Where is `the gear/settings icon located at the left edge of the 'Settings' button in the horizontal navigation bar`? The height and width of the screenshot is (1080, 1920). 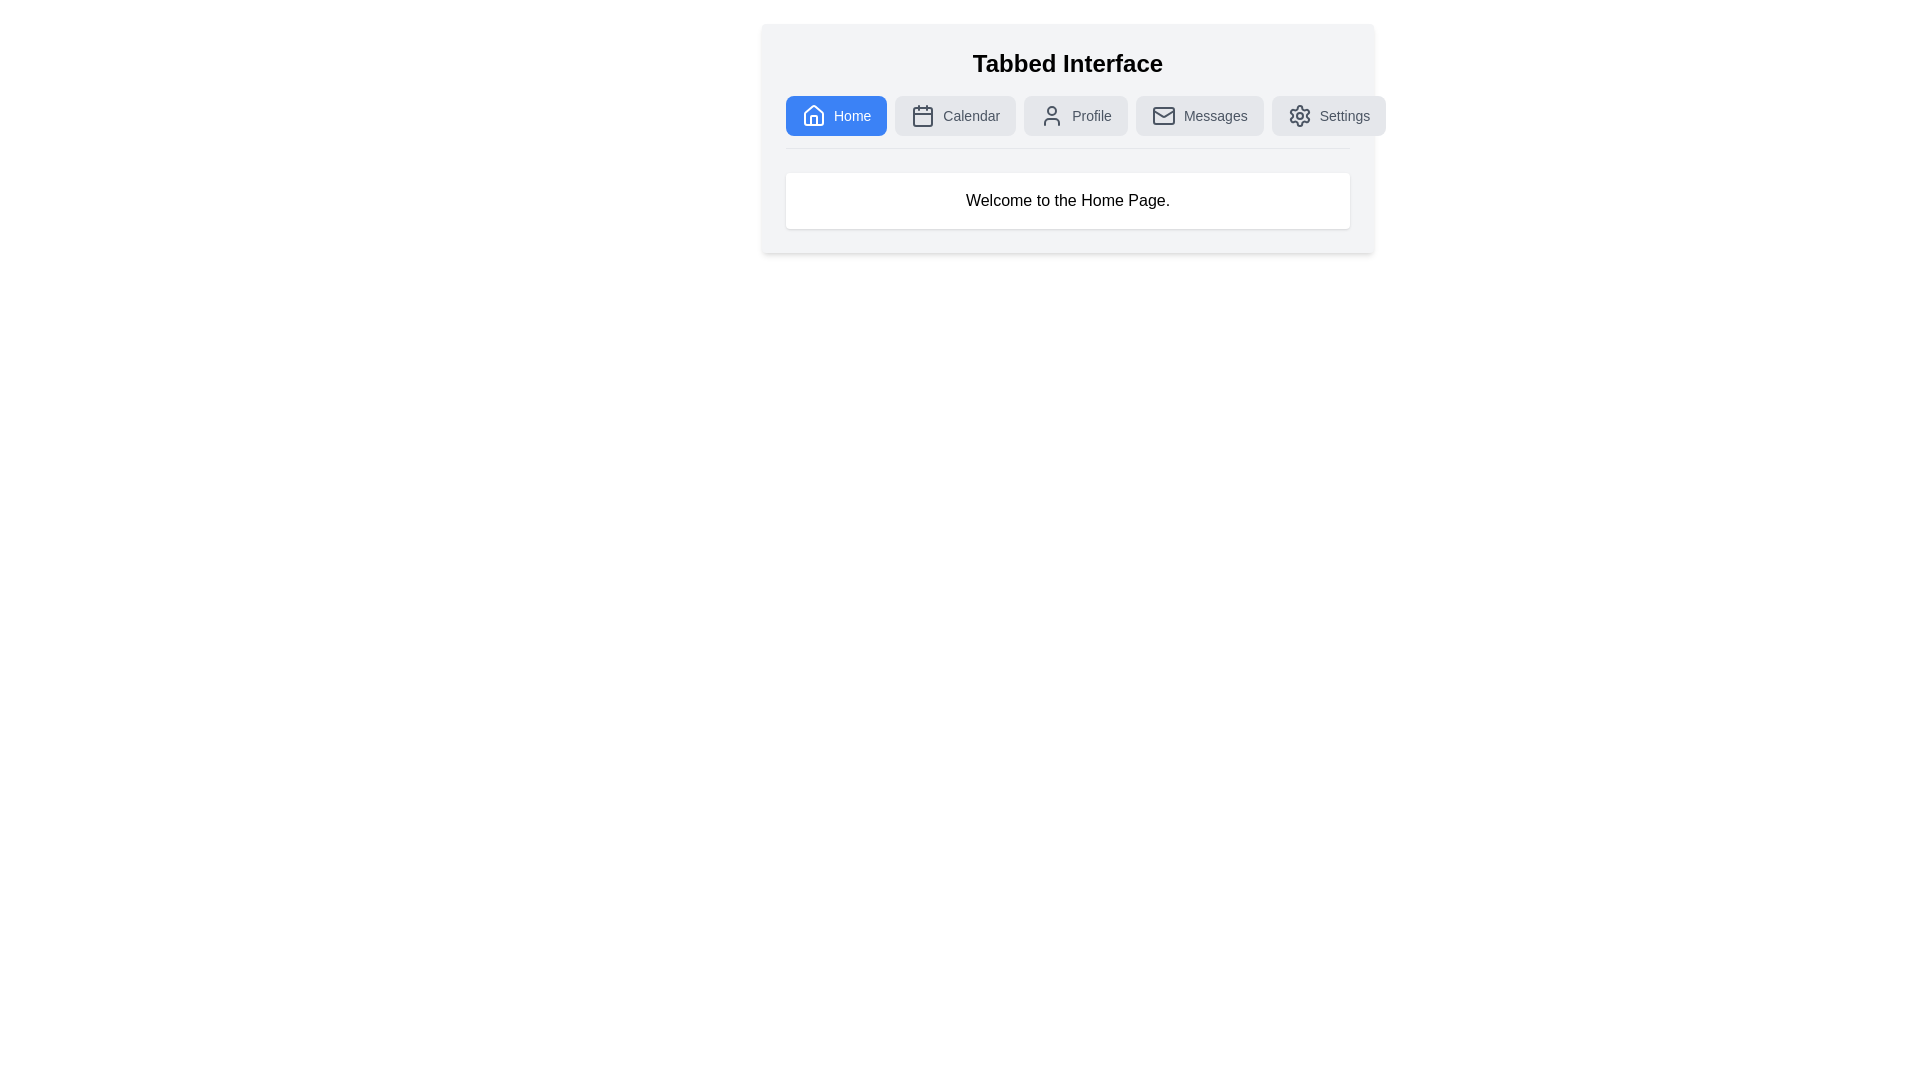 the gear/settings icon located at the left edge of the 'Settings' button in the horizontal navigation bar is located at coordinates (1299, 115).